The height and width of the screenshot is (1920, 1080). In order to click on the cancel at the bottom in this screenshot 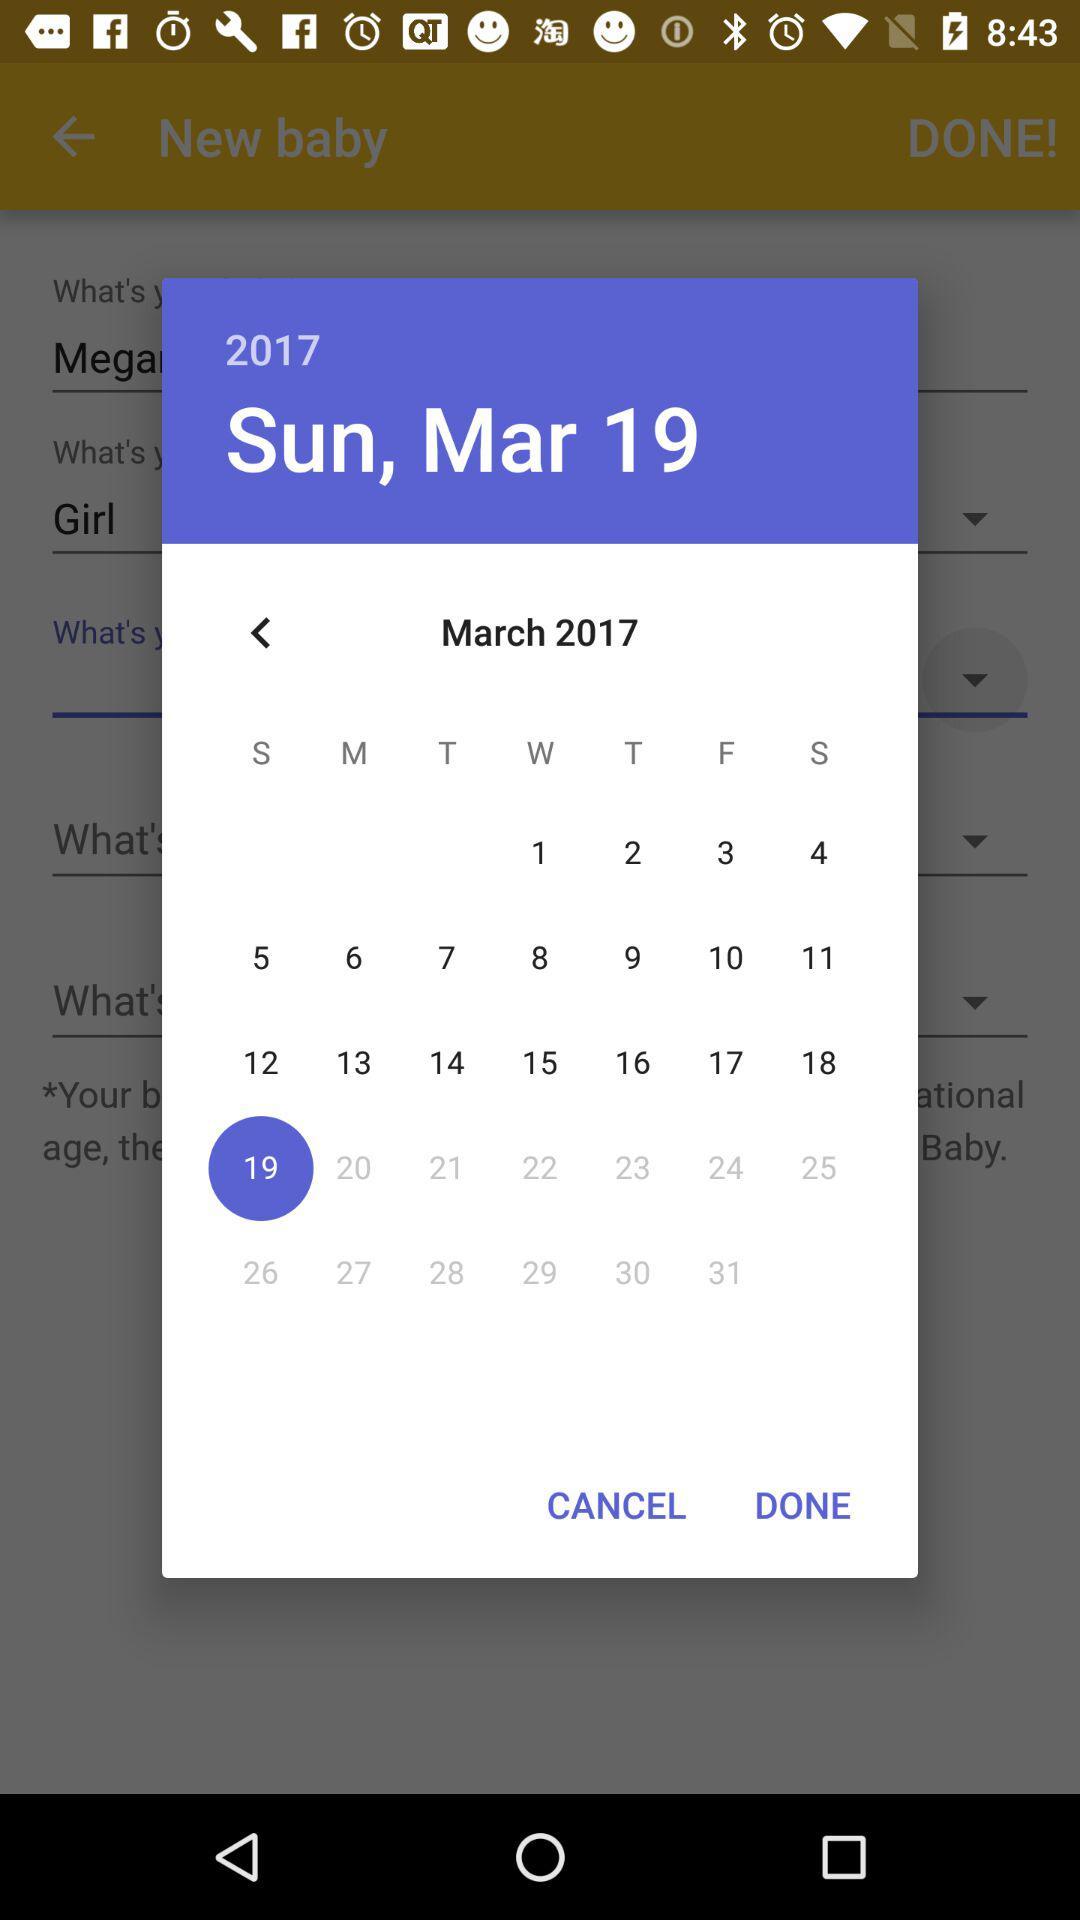, I will do `click(615, 1504)`.